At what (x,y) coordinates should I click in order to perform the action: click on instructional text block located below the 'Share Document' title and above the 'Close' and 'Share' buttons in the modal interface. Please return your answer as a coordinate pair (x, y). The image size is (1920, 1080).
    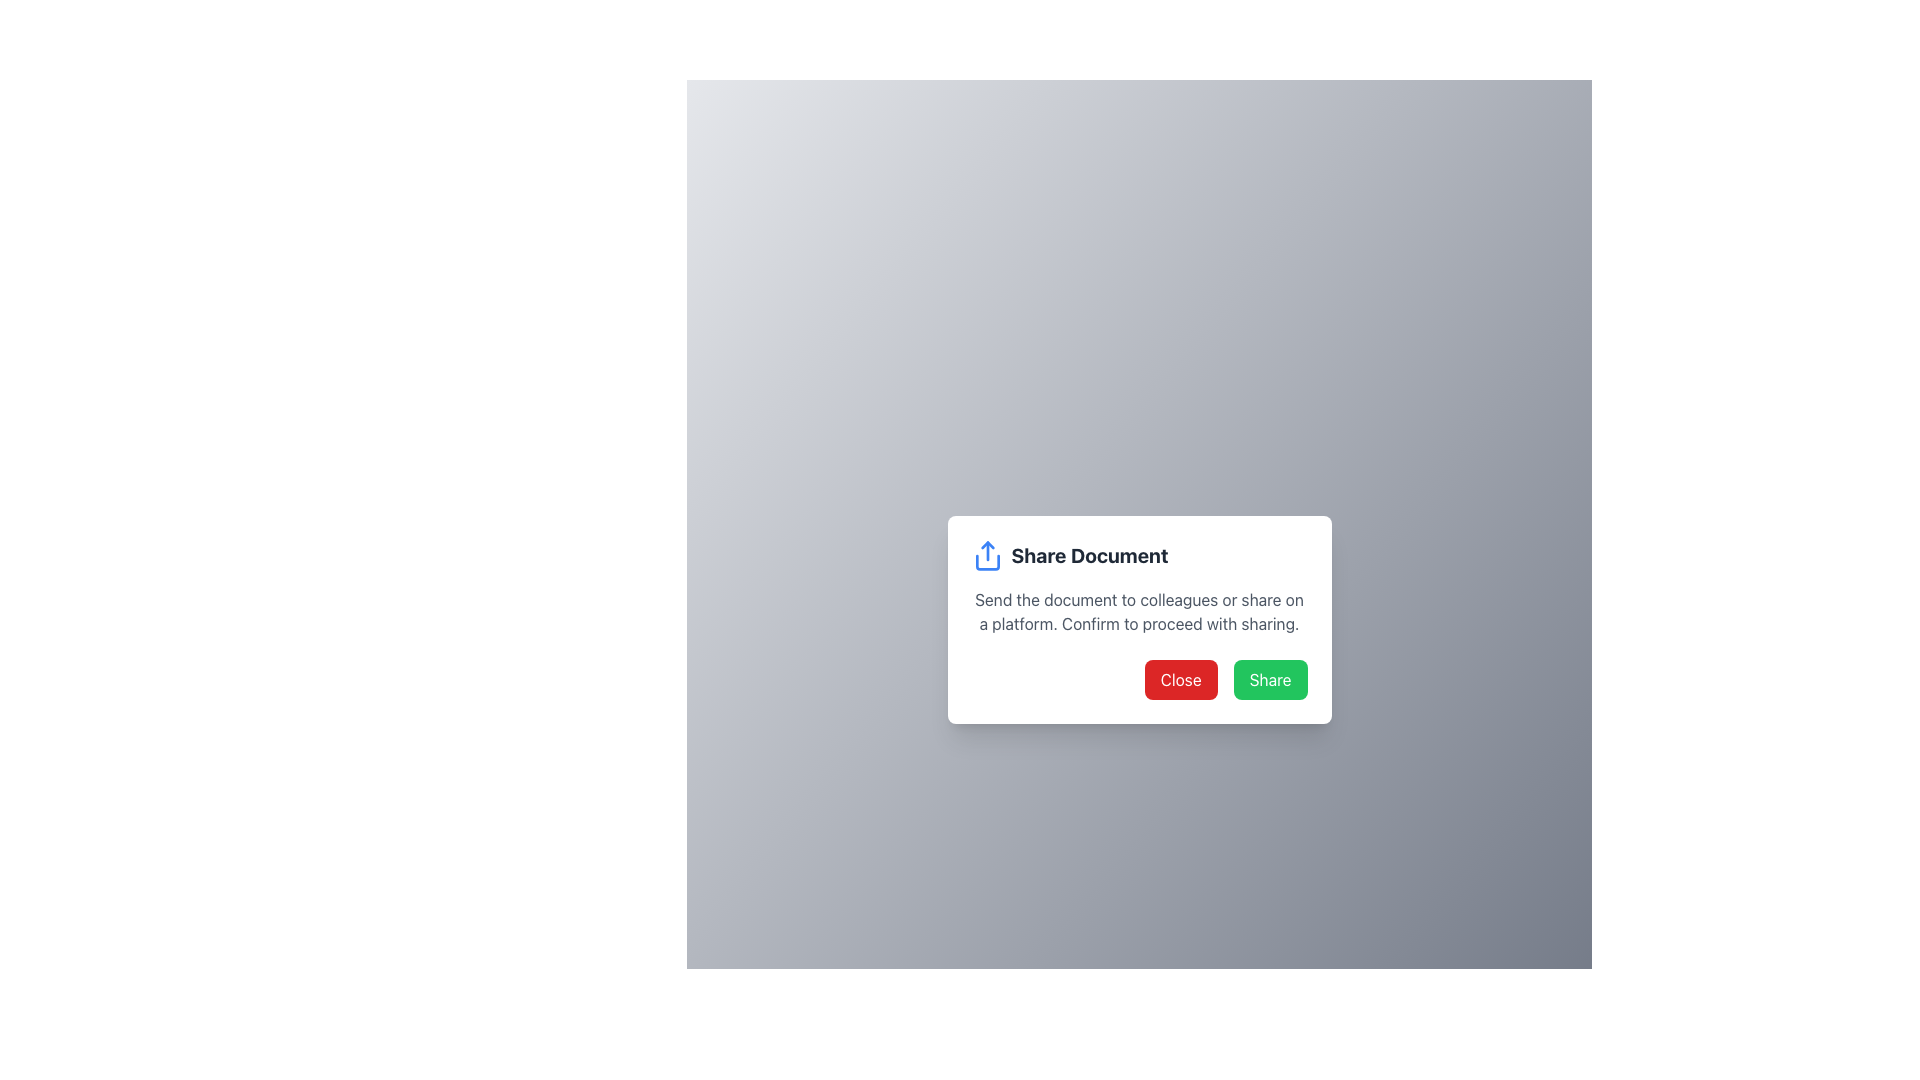
    Looking at the image, I should click on (1139, 611).